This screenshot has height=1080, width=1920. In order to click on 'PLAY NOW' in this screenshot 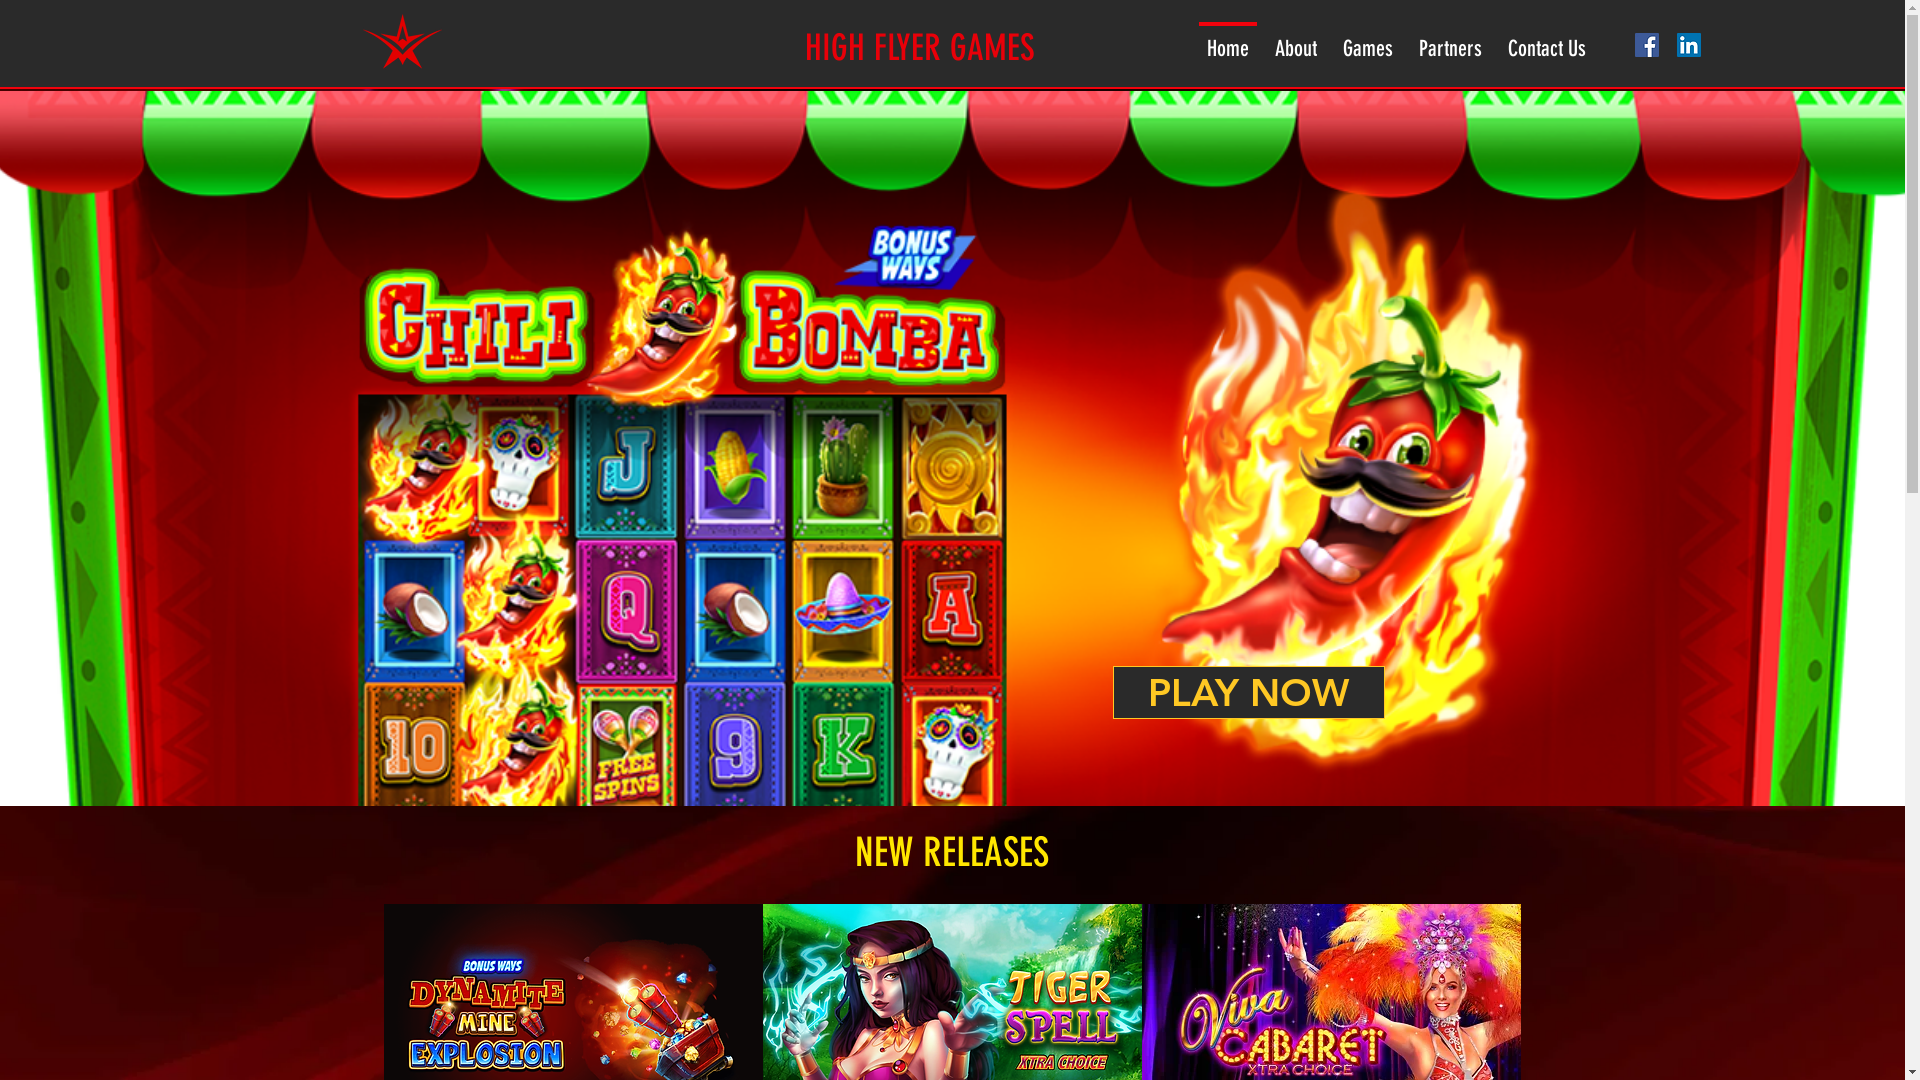, I will do `click(1247, 691)`.